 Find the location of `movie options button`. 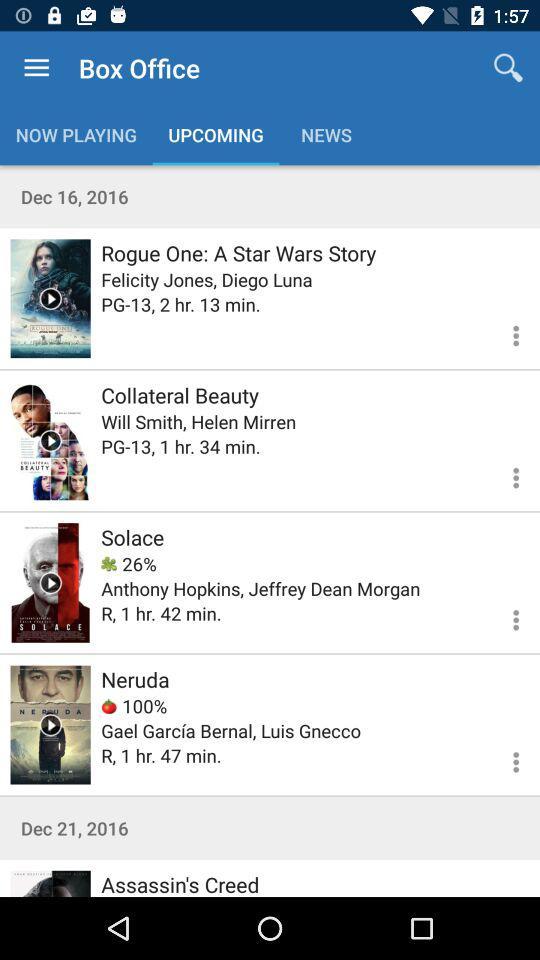

movie options button is located at coordinates (503, 758).